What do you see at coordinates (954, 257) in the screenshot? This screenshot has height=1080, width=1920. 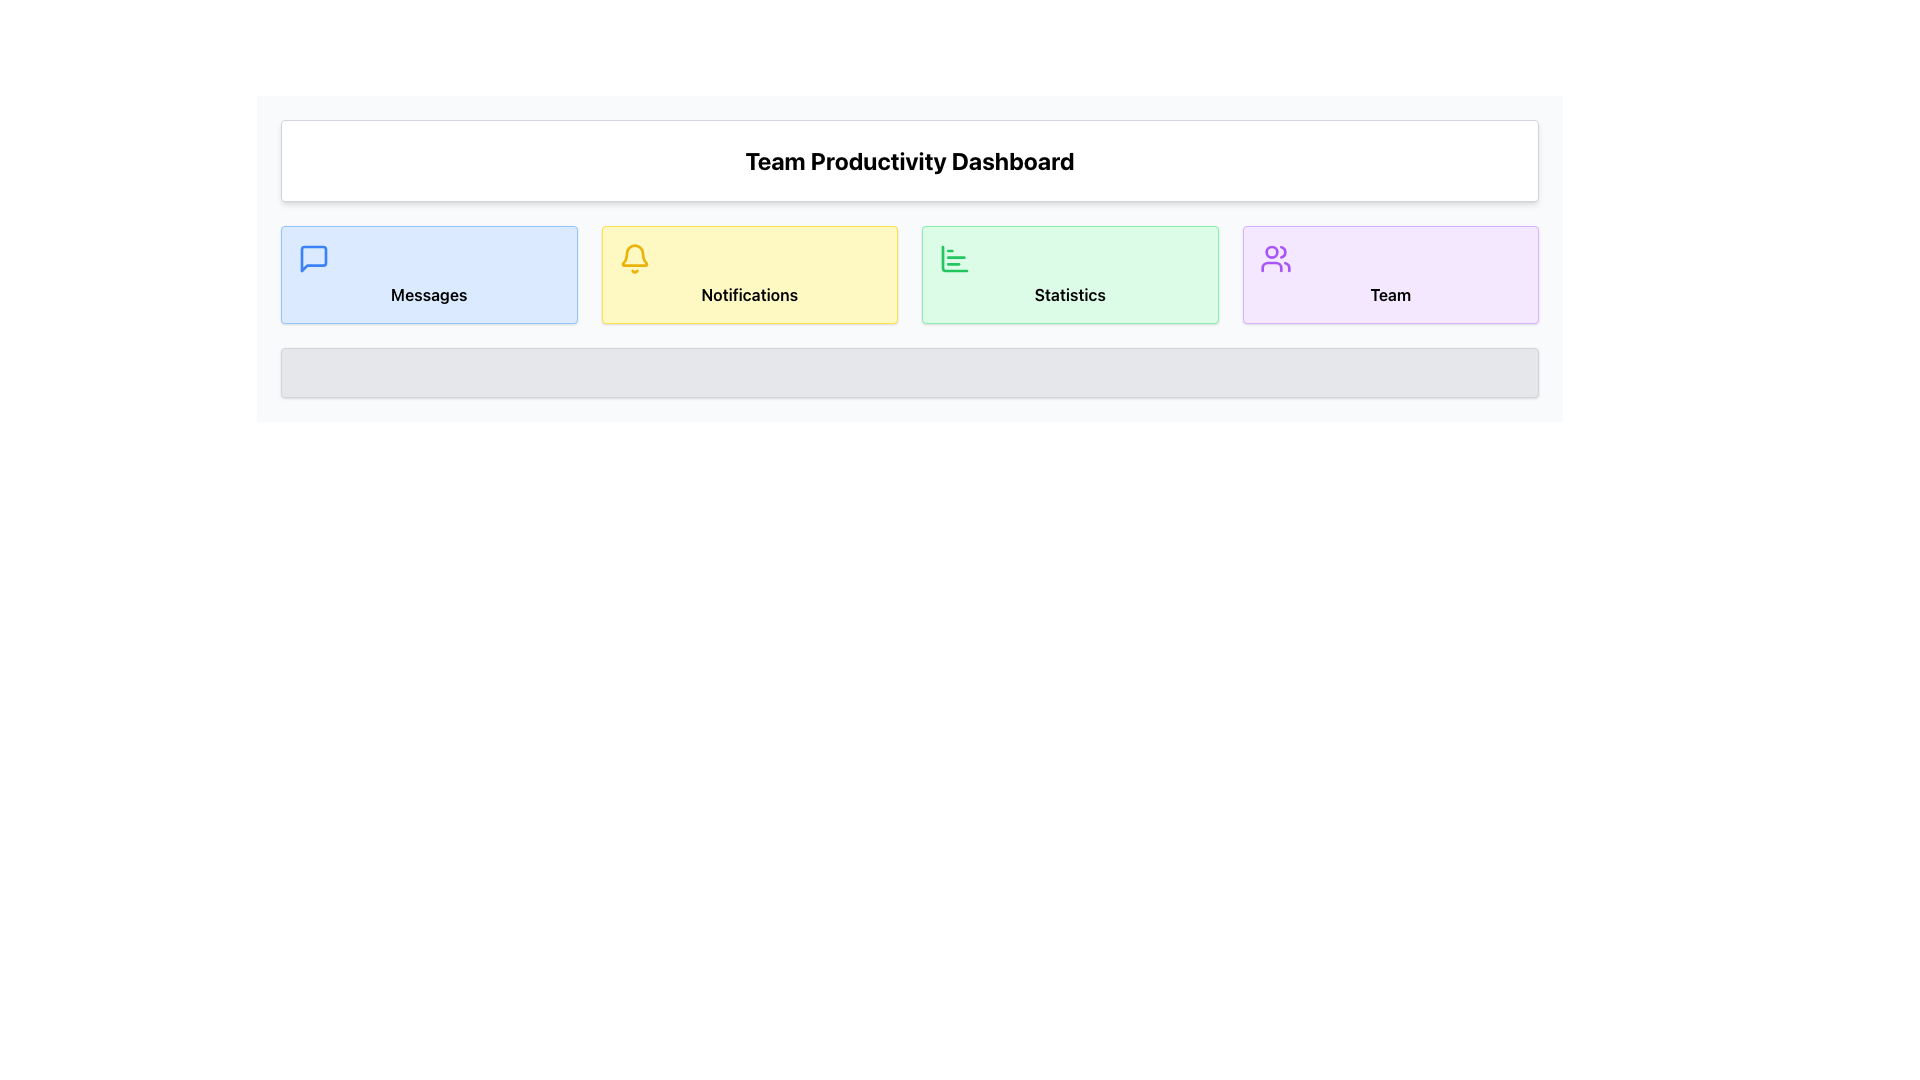 I see `the 'Statistics' card, which is the third card from the left in the second row, represented by a light green color and containing the data analysis icon` at bounding box center [954, 257].